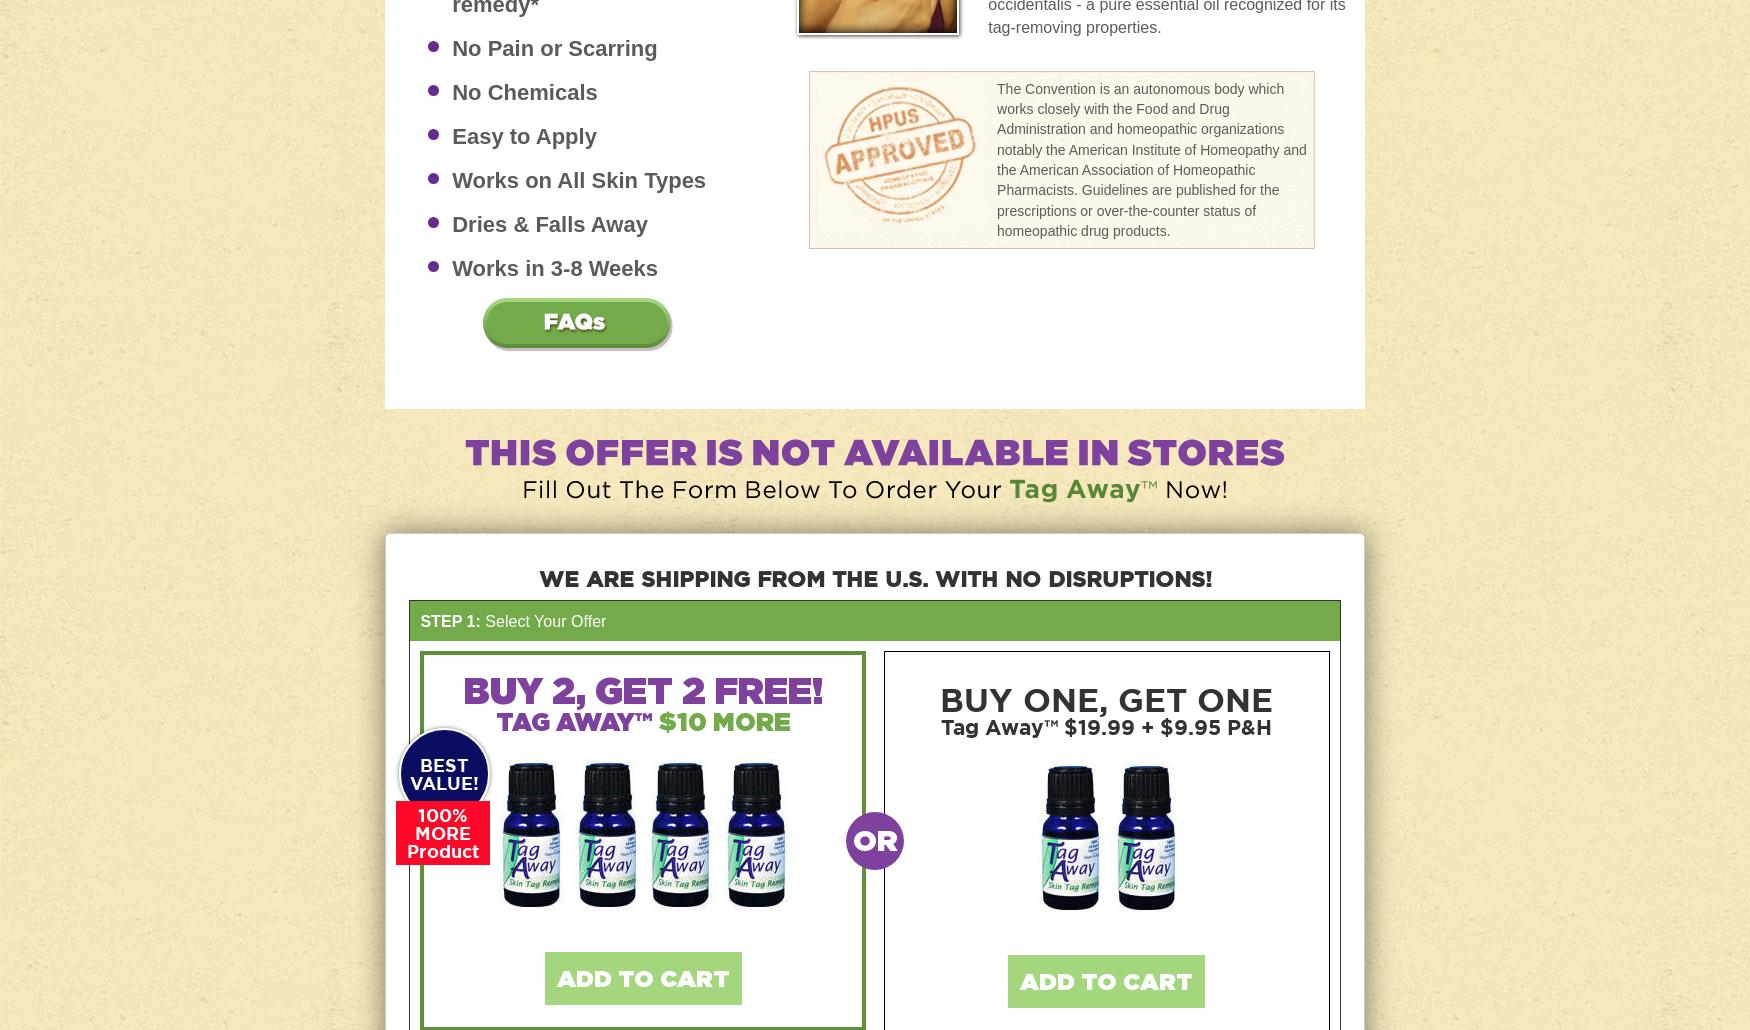 This screenshot has height=1030, width=1750. Describe the element at coordinates (553, 266) in the screenshot. I see `'Works in 3-8 Weeks'` at that location.